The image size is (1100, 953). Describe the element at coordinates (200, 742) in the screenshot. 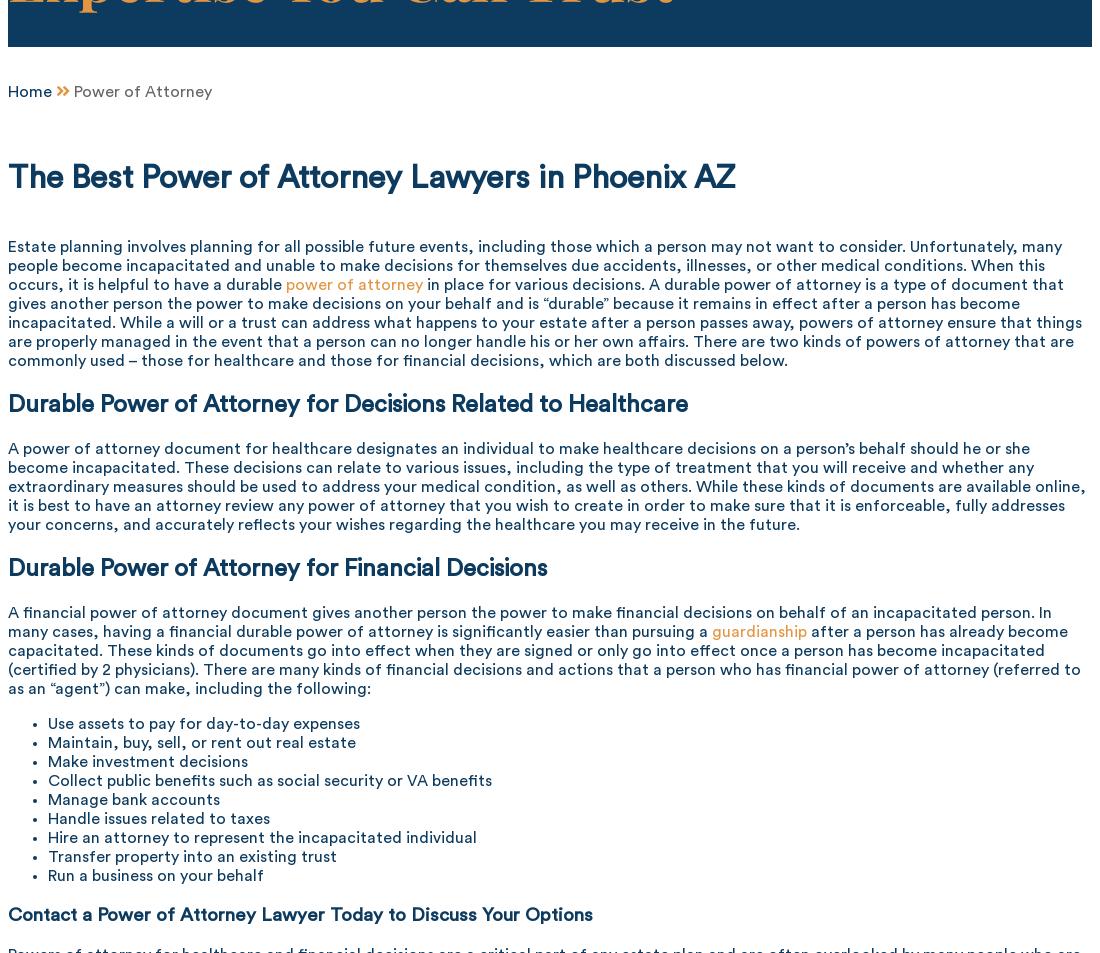

I see `'Maintain, buy, sell, or rent out real estate'` at that location.